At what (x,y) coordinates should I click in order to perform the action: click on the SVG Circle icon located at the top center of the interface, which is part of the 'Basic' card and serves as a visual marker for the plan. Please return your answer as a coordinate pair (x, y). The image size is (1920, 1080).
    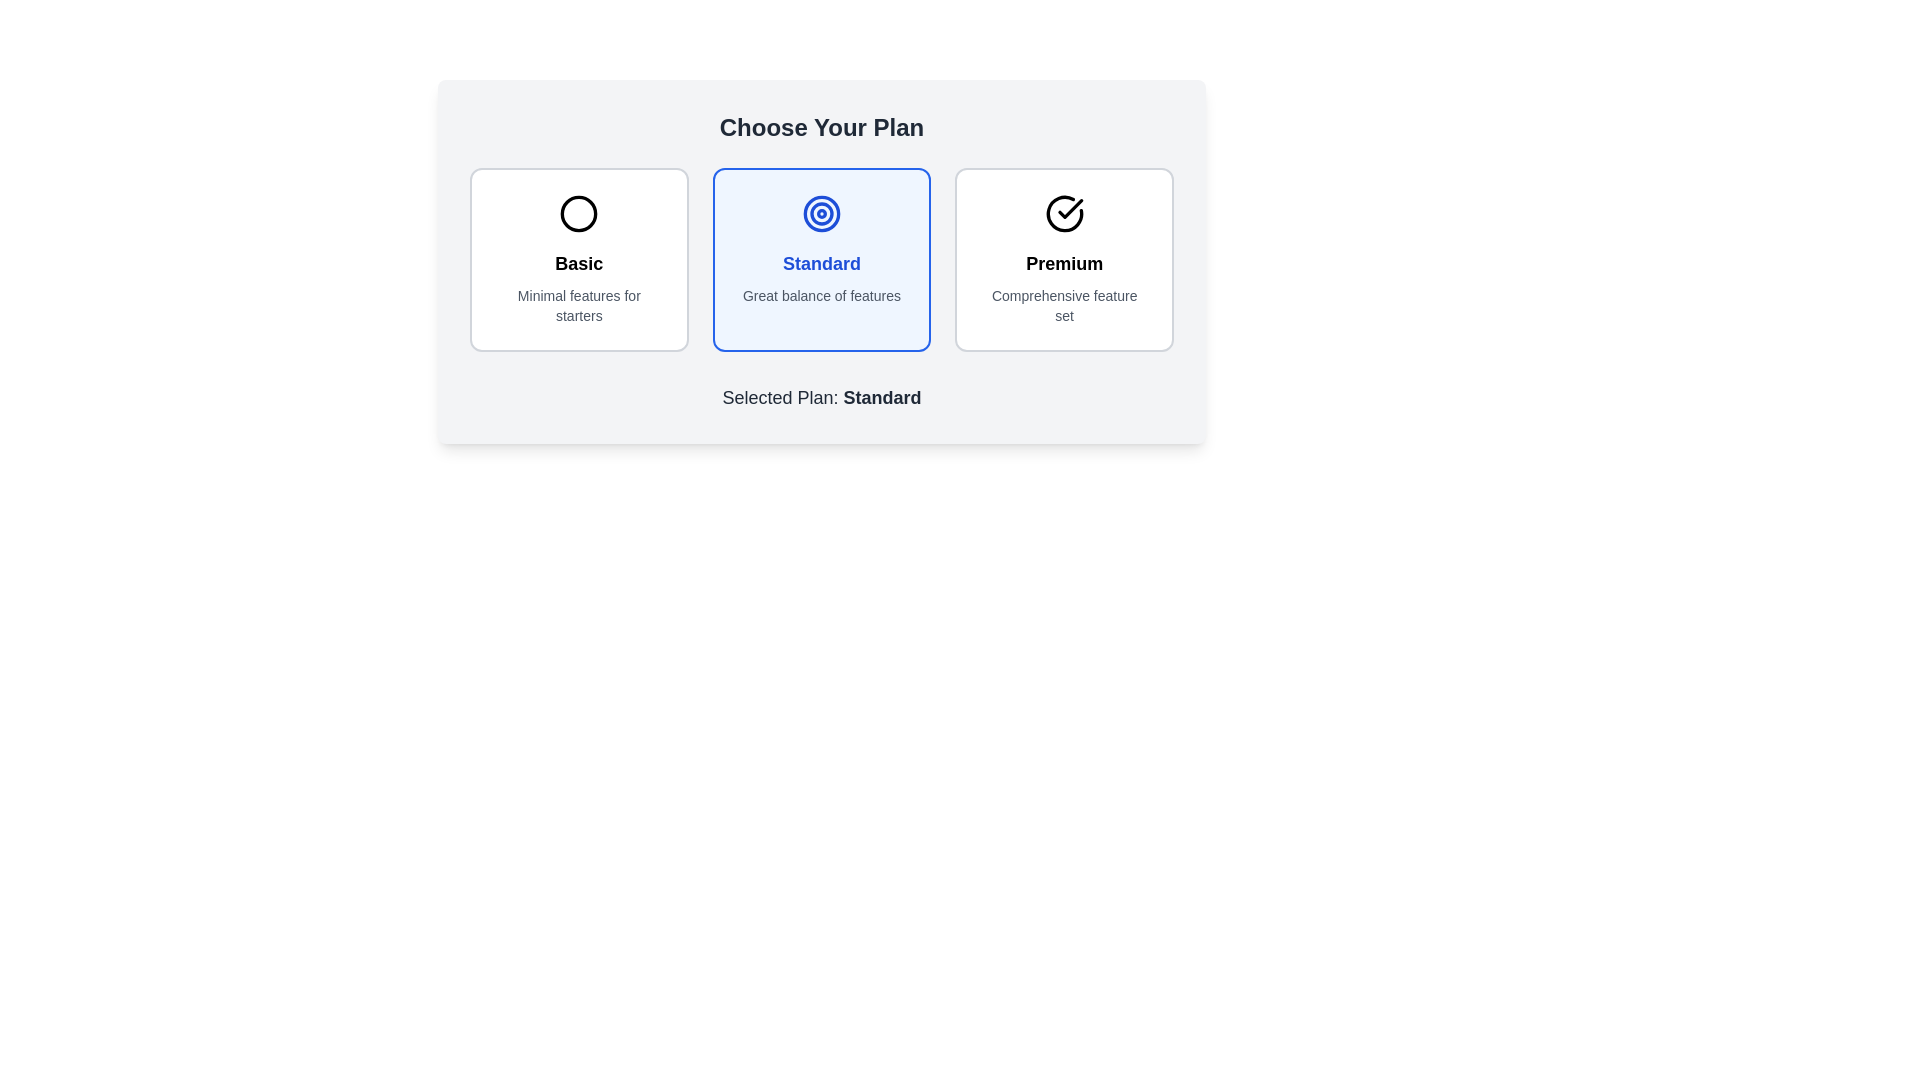
    Looking at the image, I should click on (578, 213).